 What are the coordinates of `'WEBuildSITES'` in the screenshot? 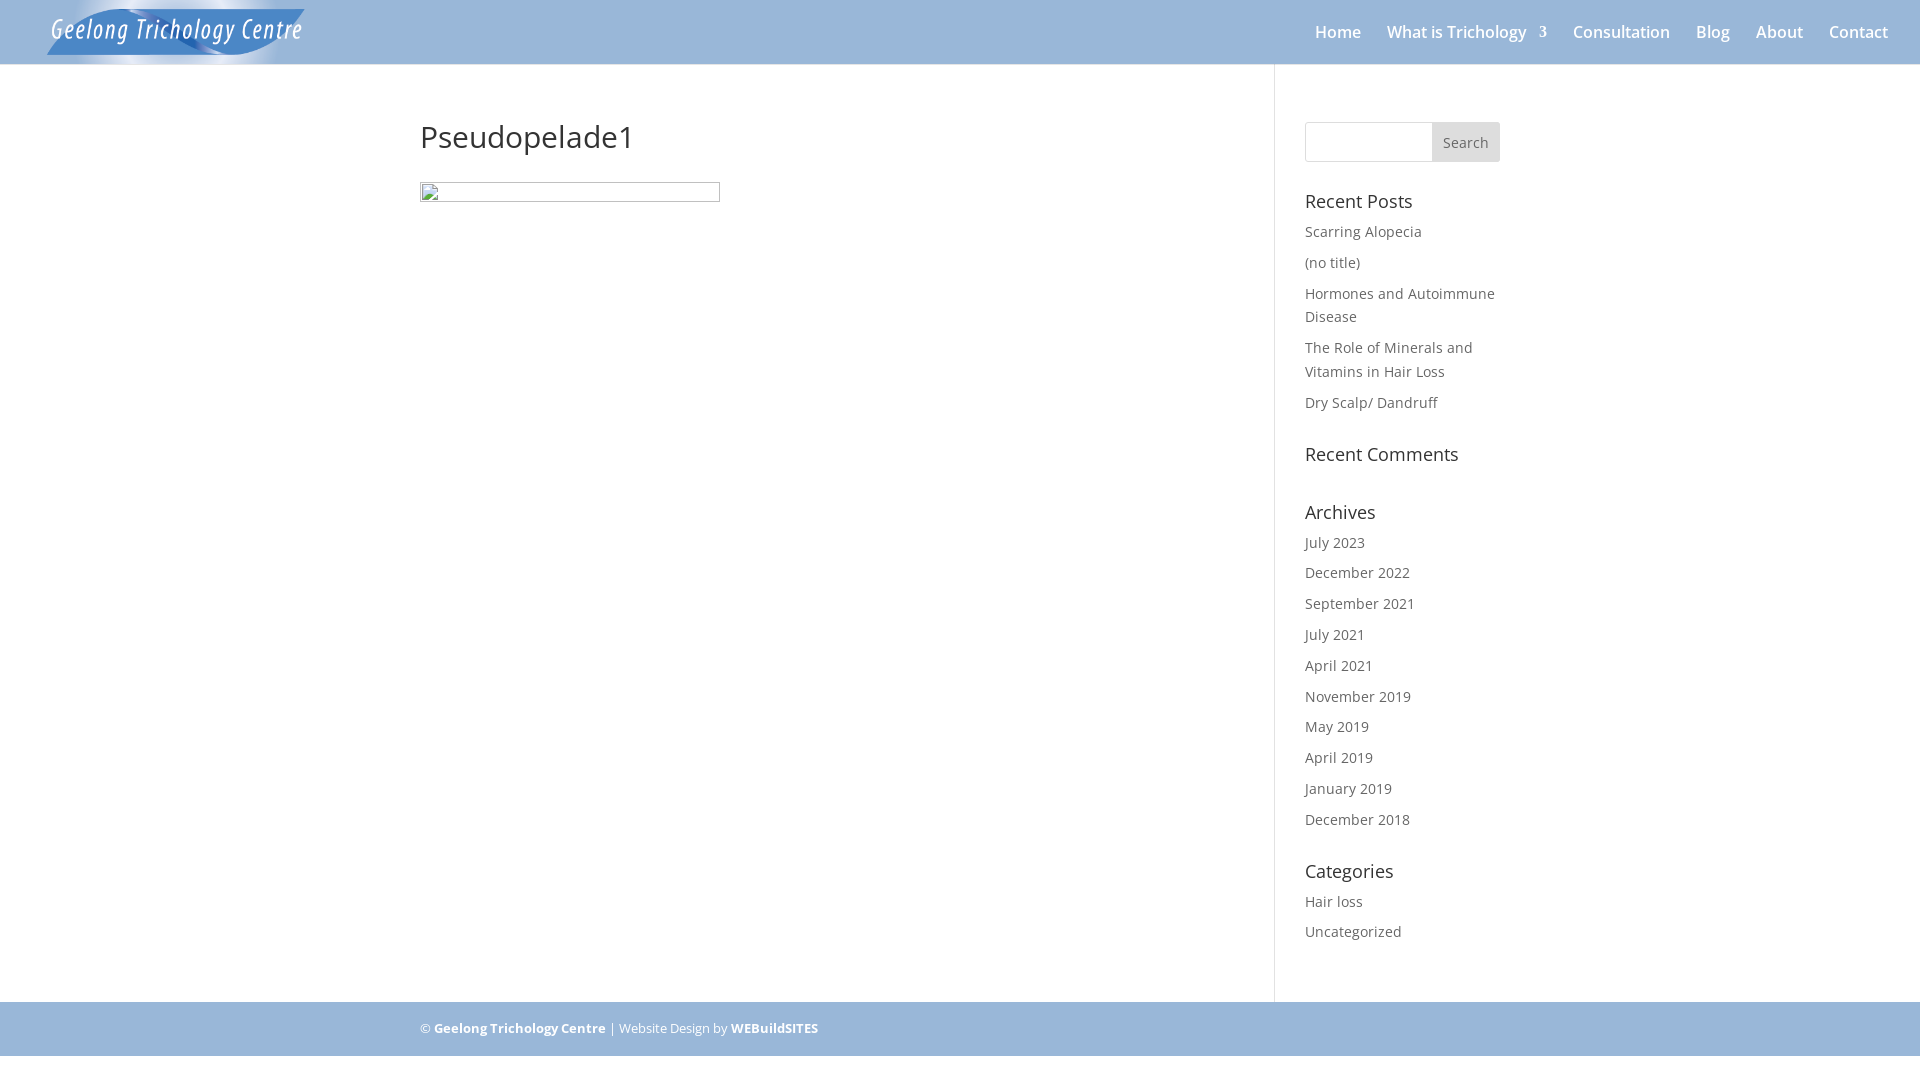 It's located at (773, 1028).